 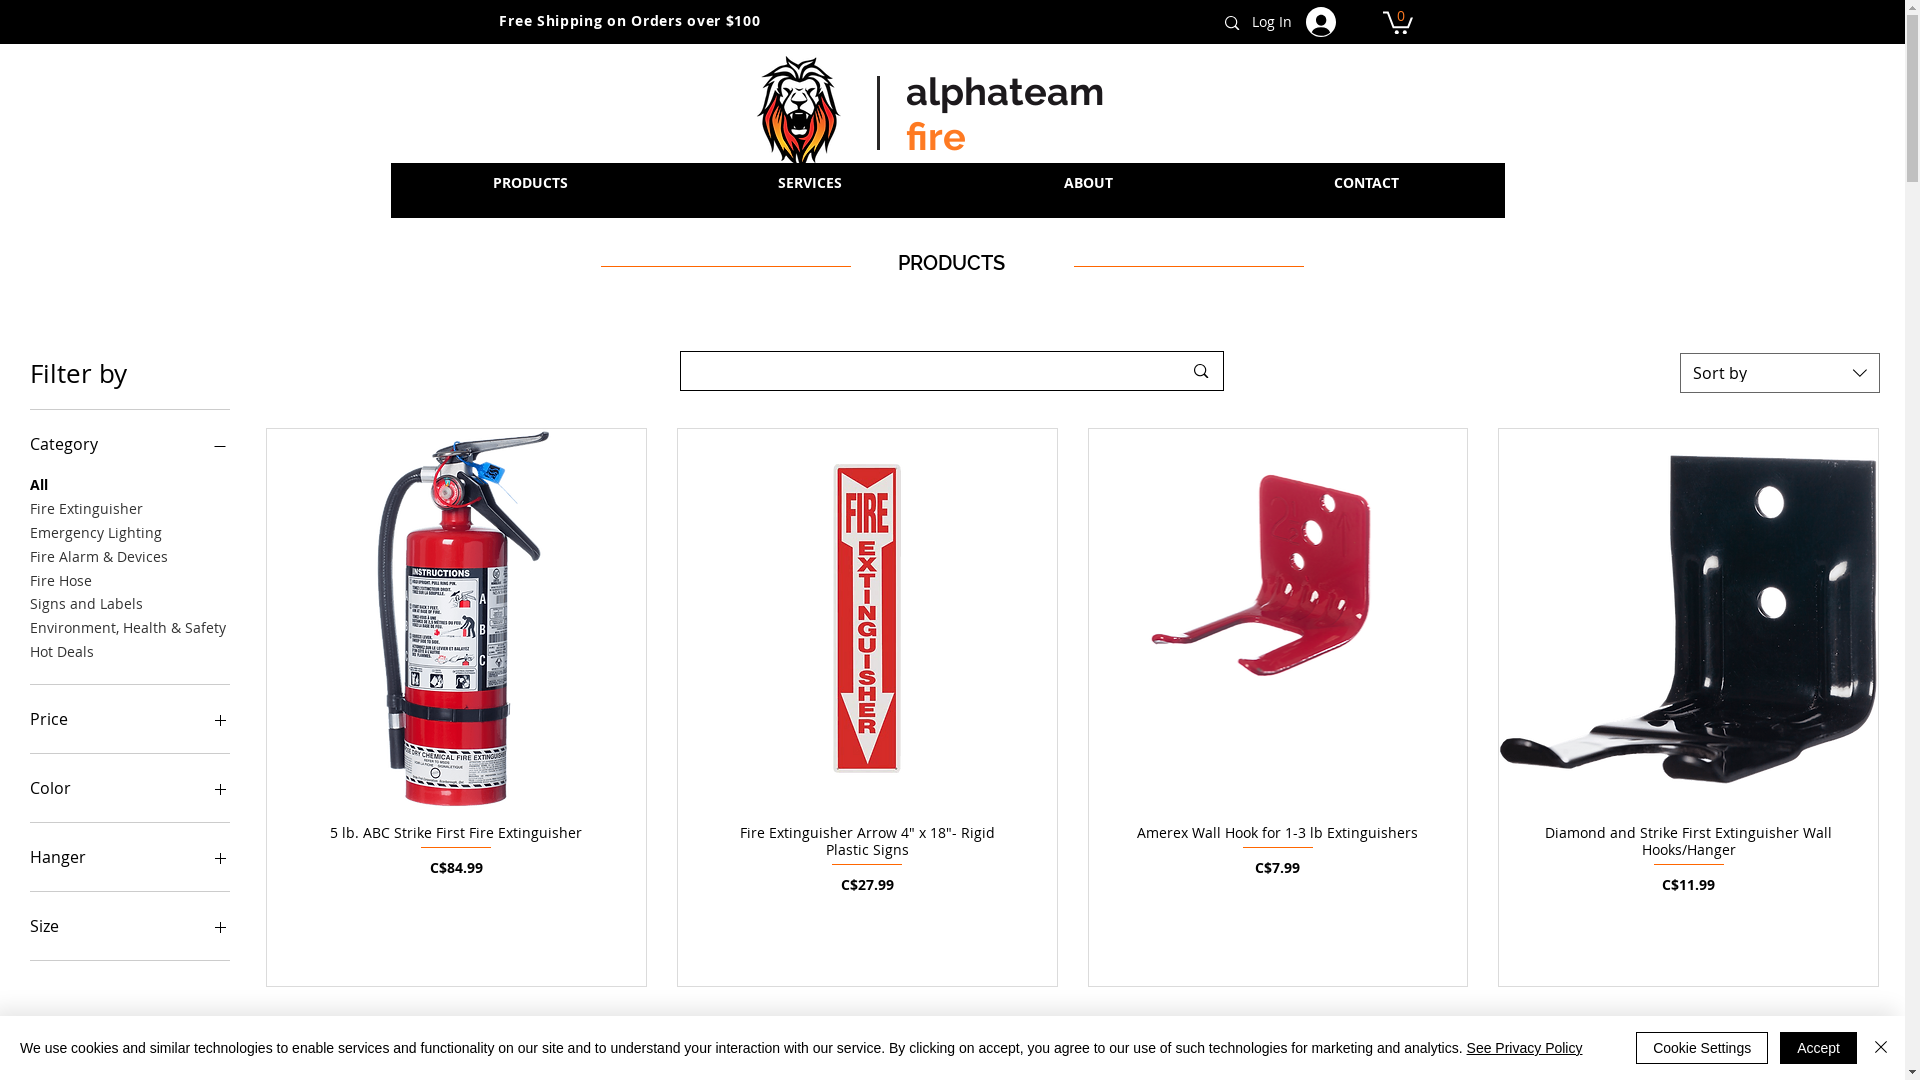 I want to click on '0', so click(x=1395, y=21).